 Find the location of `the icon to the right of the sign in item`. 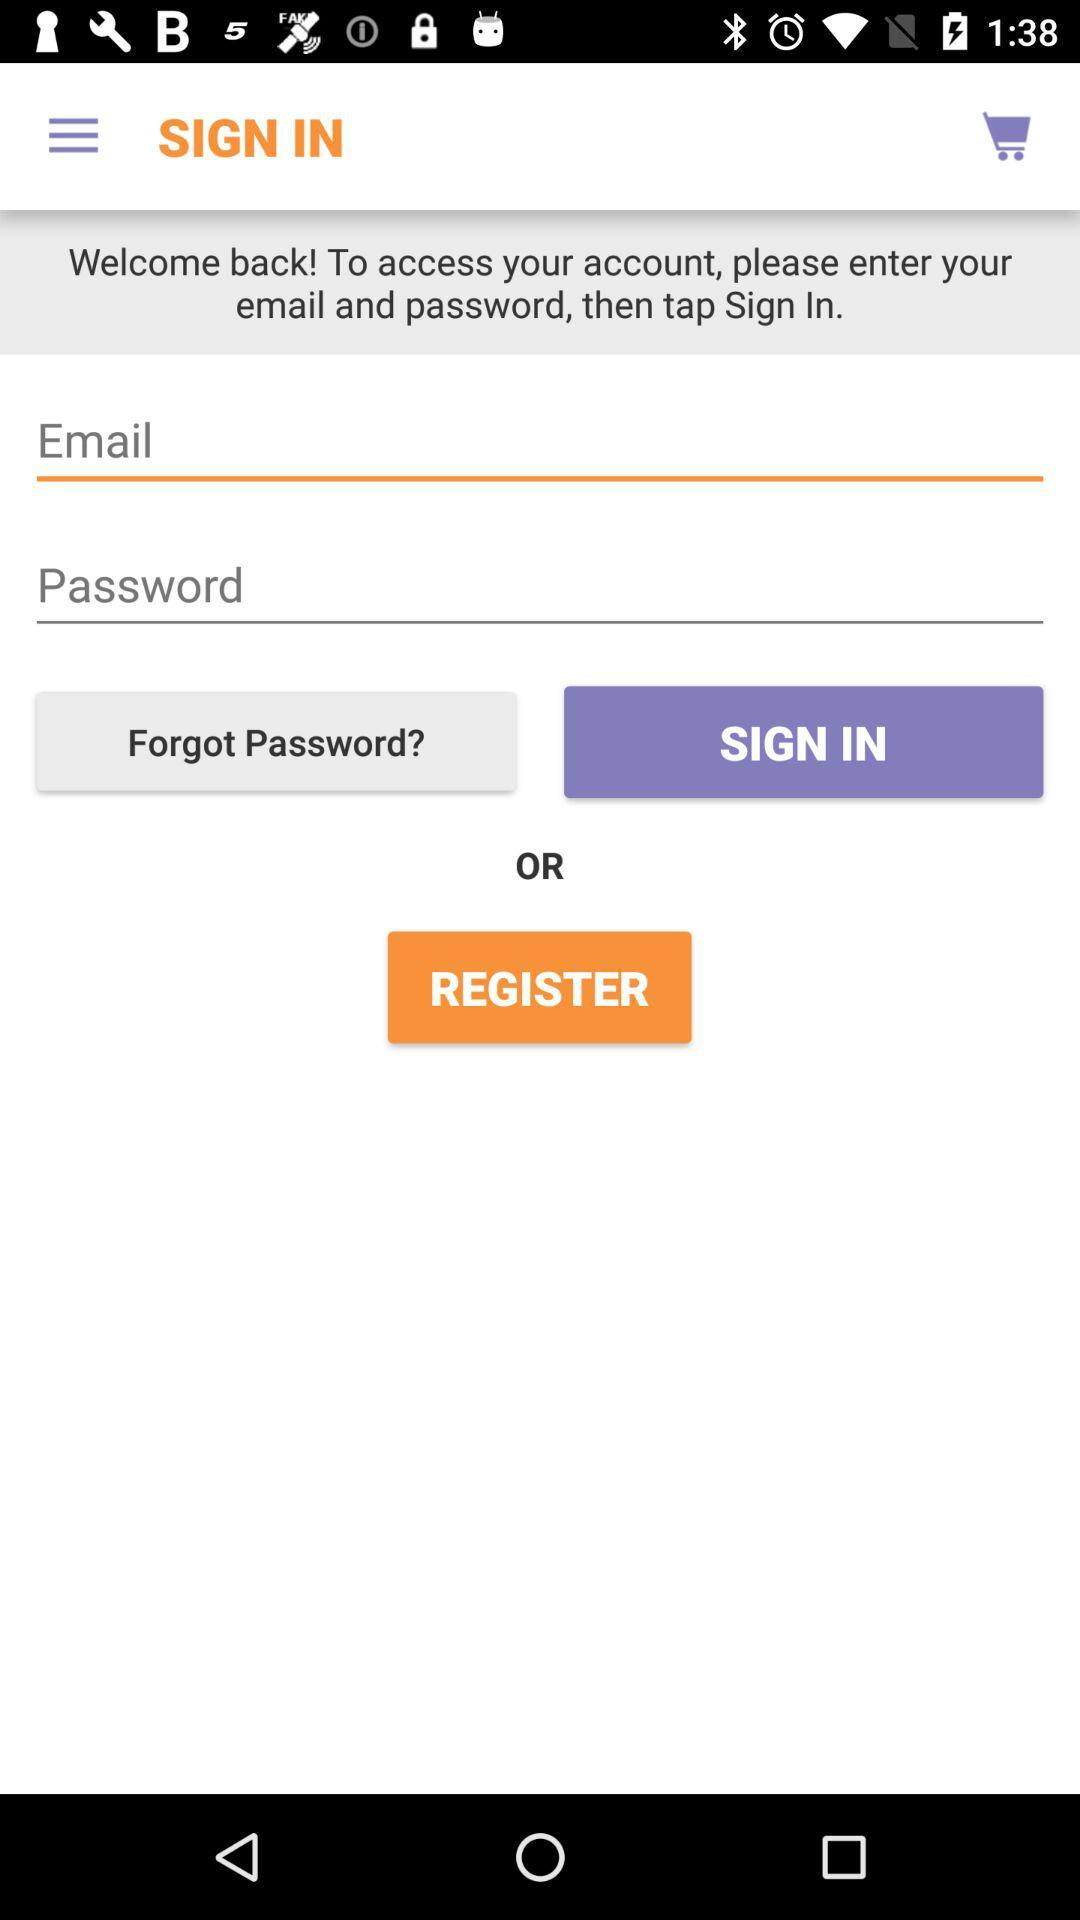

the icon to the right of the sign in item is located at coordinates (1006, 135).